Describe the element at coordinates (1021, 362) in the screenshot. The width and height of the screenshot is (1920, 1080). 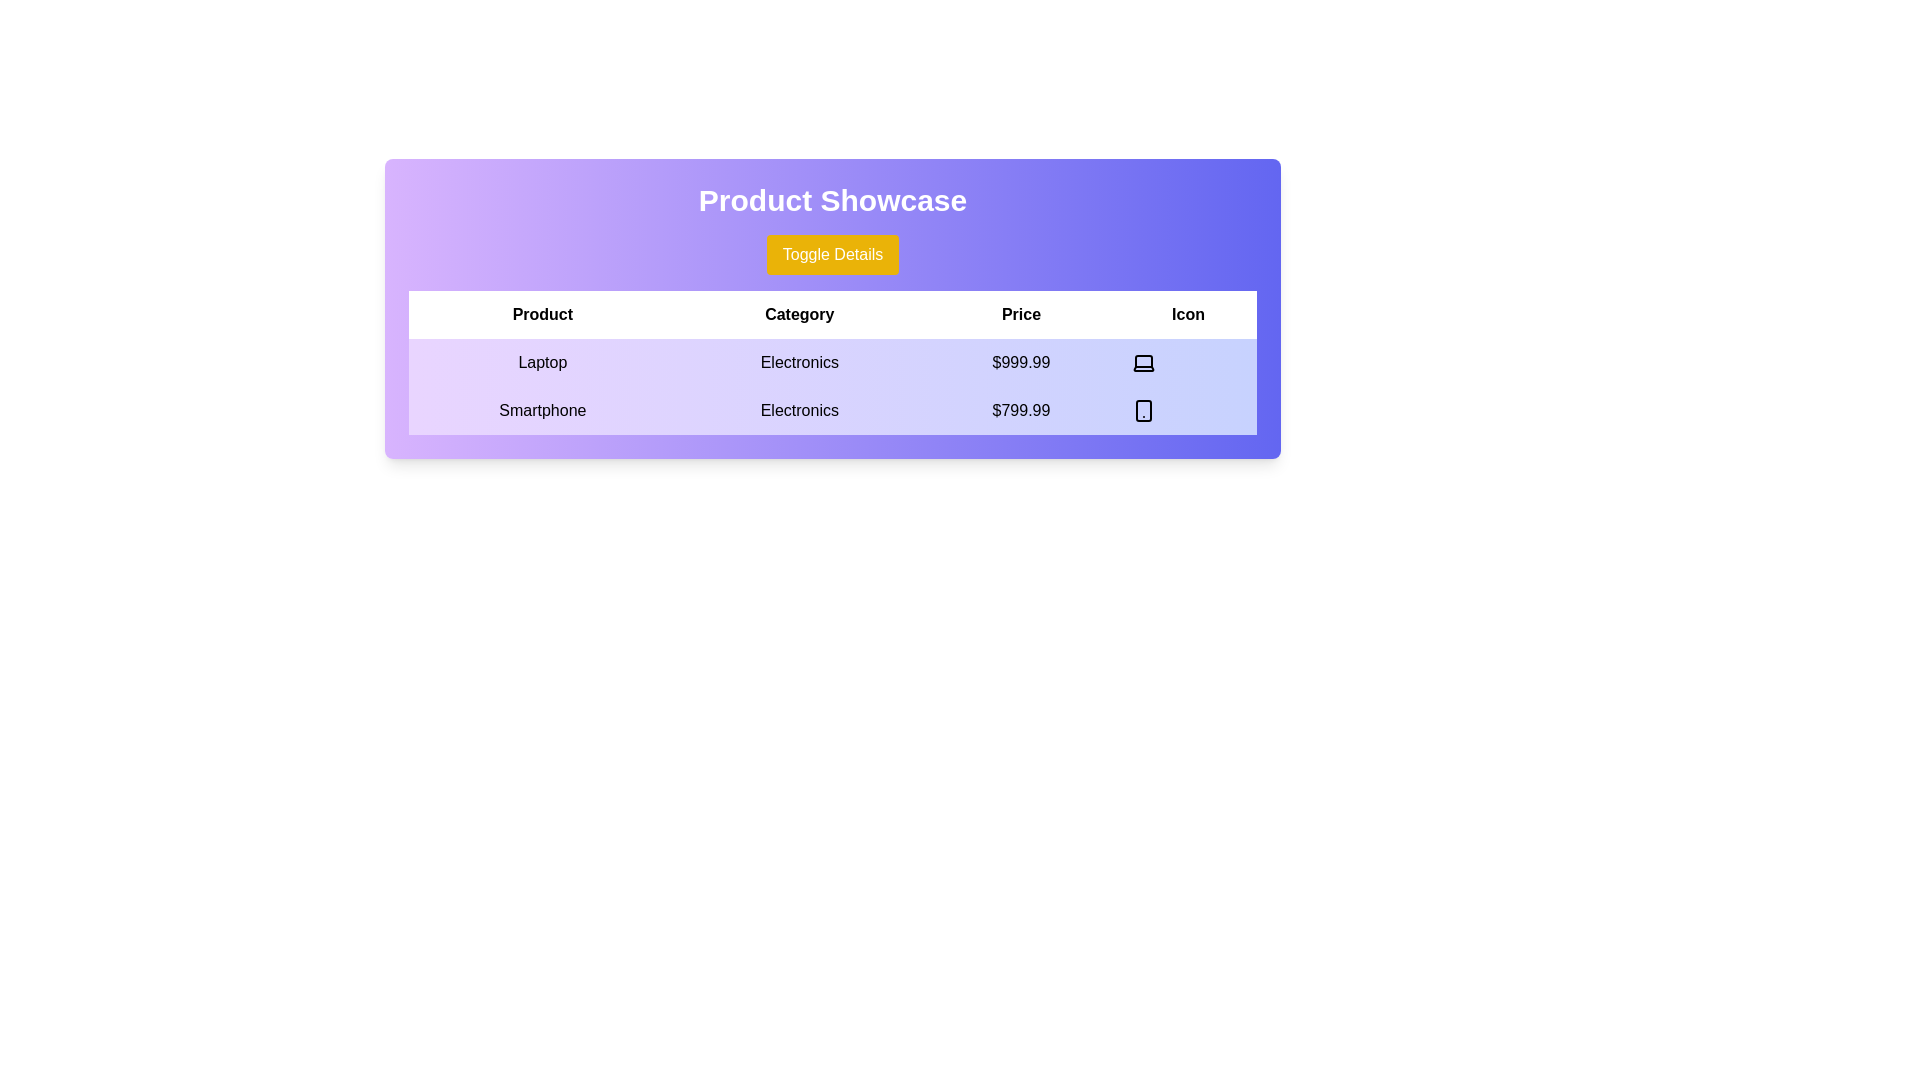
I see `the static text label displaying the price '$999.99' in black text against a light purple background, located in the third column of the first row of the table under the 'Price' header` at that location.